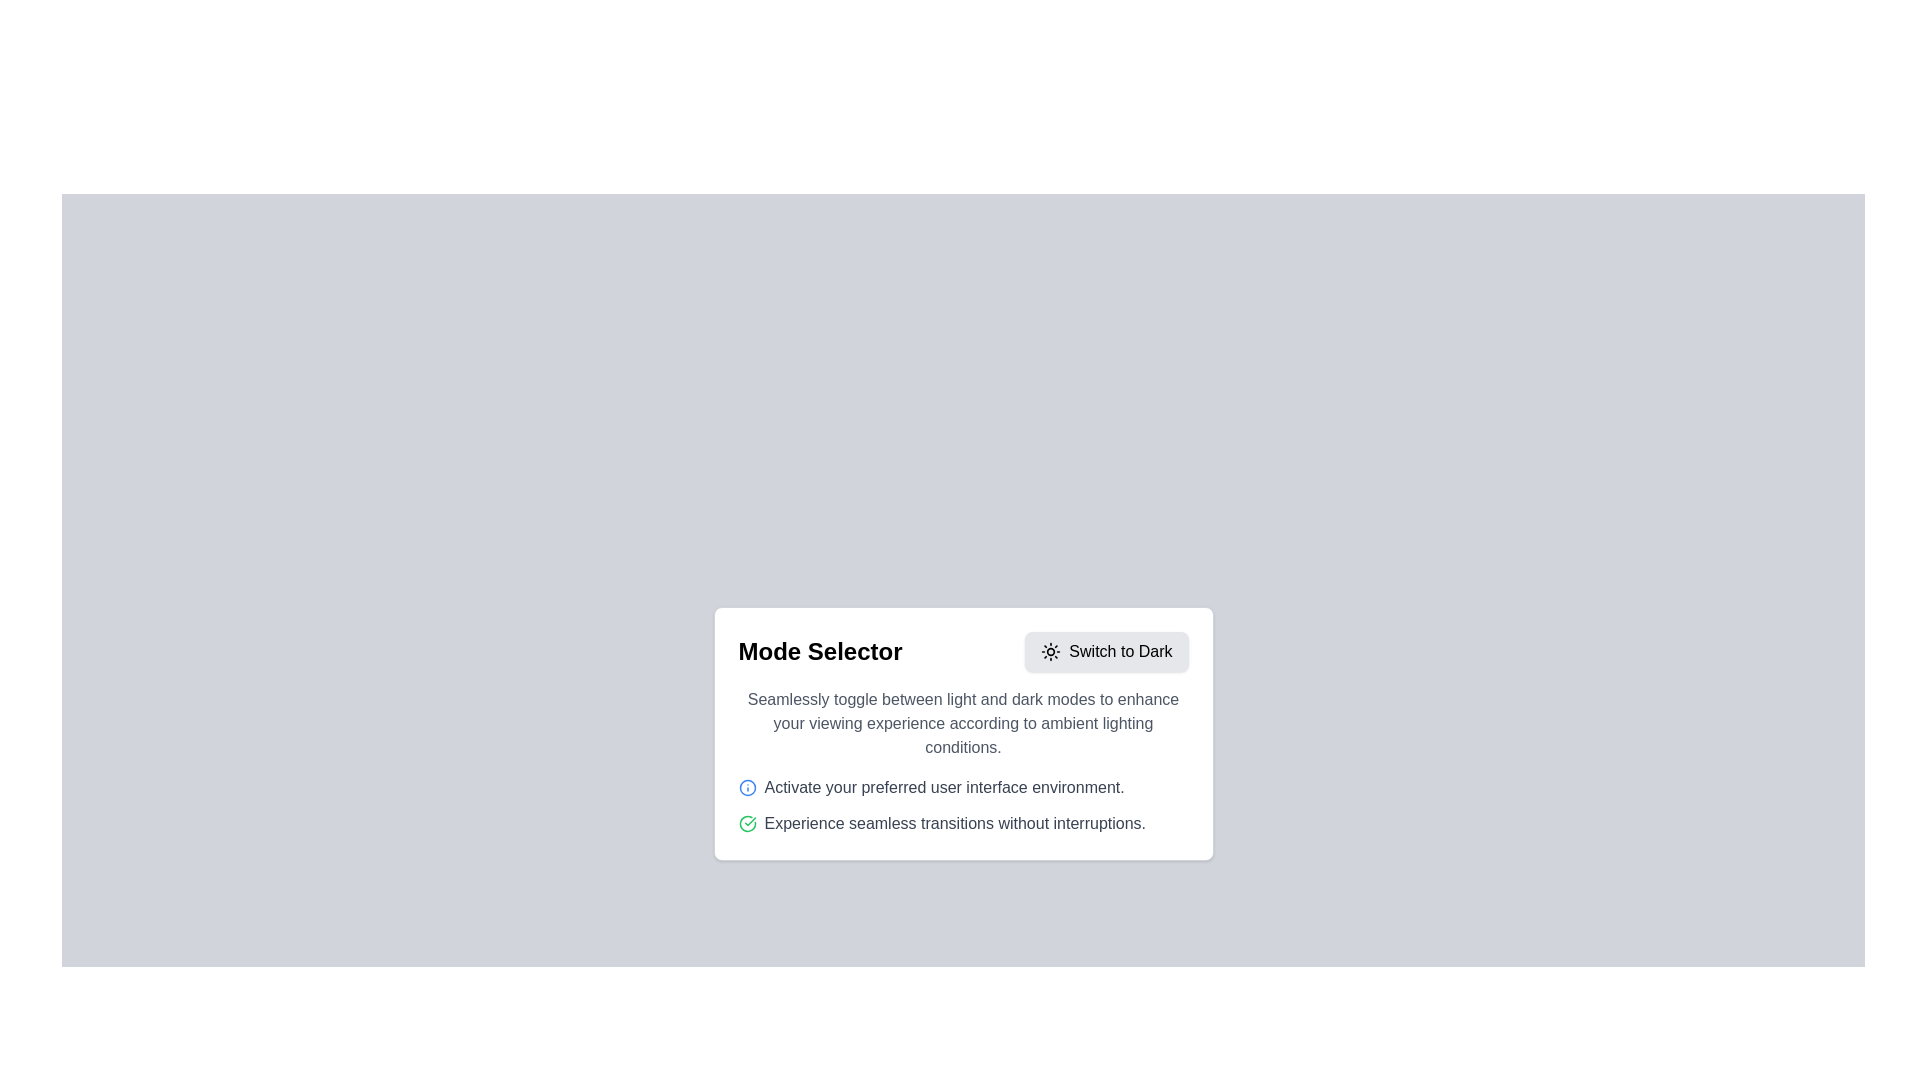  Describe the element at coordinates (954, 824) in the screenshot. I see `the text label that reads 'Experience seamless transitions without interruptions.' which is styled in gray and is positioned within a card layout, directly following a blue information icon and aligned with a green check icon to its left` at that location.